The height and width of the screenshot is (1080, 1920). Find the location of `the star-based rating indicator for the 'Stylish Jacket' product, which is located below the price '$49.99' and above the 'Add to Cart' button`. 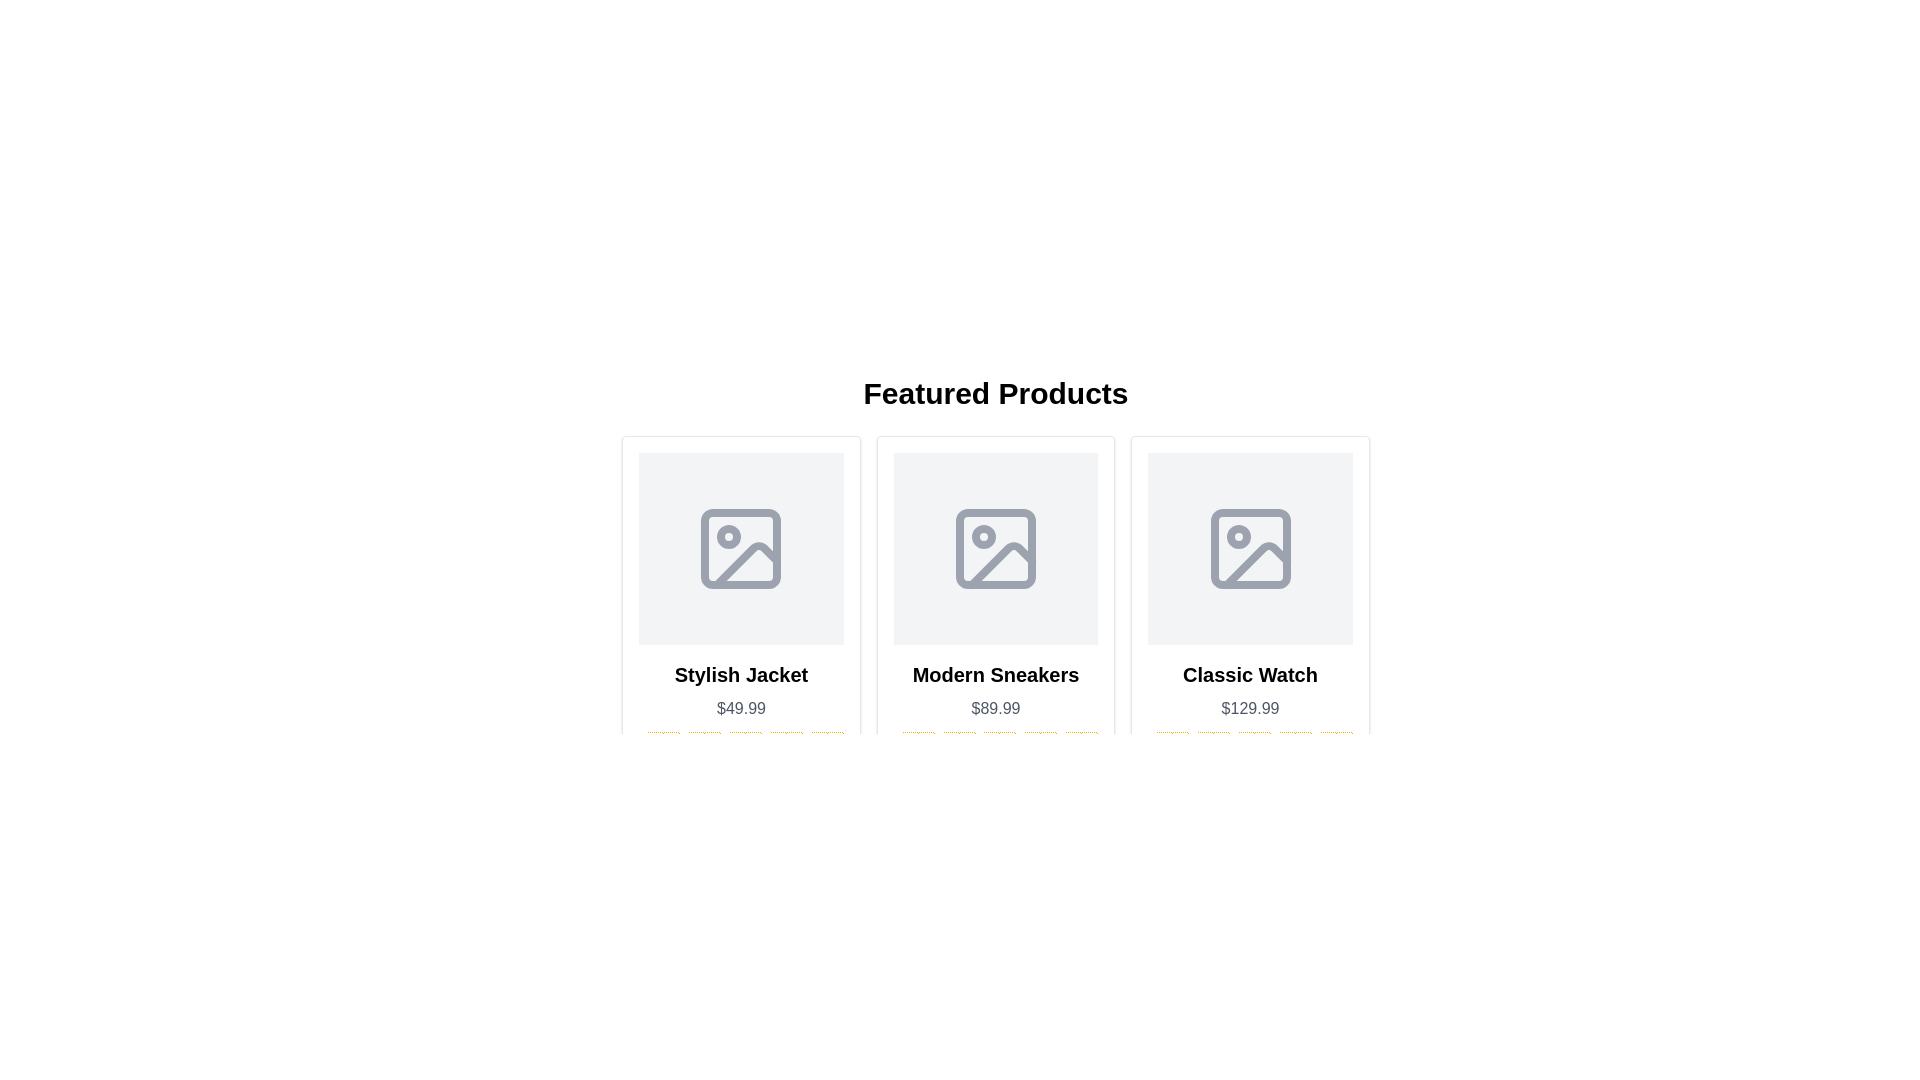

the star-based rating indicator for the 'Stylish Jacket' product, which is located below the price '$49.99' and above the 'Add to Cart' button is located at coordinates (740, 740).